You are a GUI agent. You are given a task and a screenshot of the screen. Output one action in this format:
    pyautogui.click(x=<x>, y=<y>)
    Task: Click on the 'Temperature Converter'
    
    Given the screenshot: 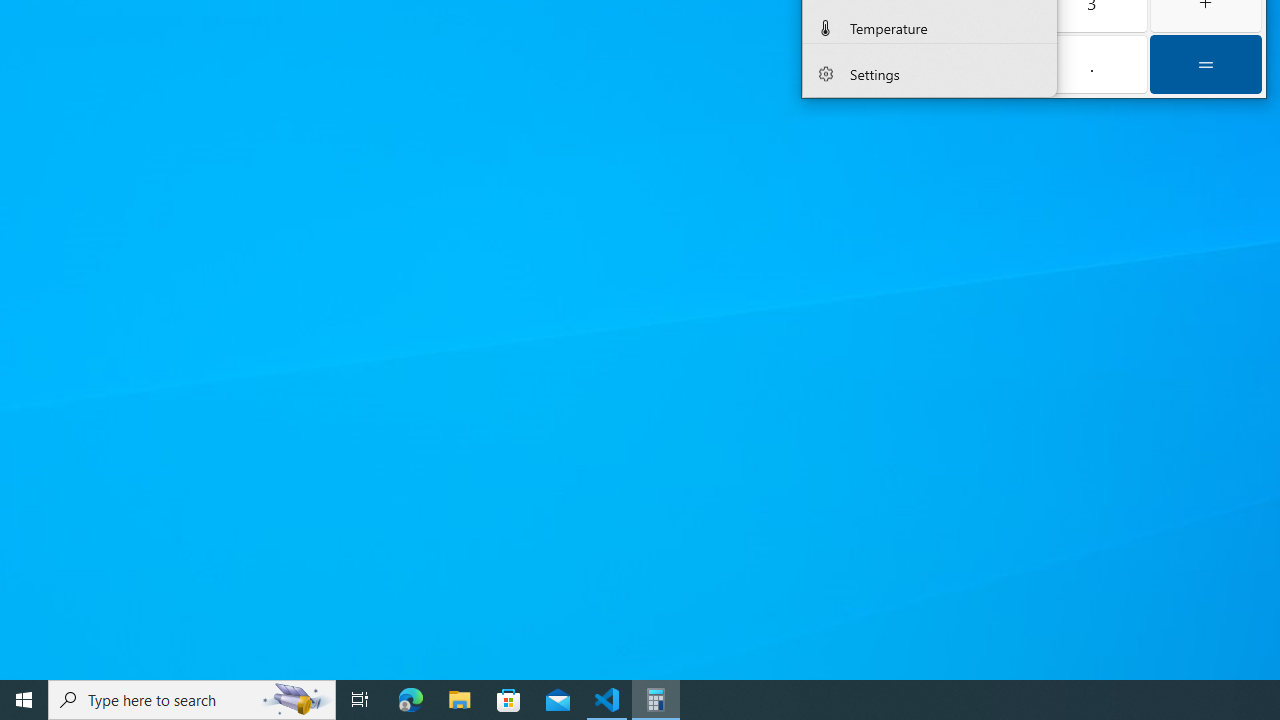 What is the action you would take?
    pyautogui.click(x=928, y=25)
    